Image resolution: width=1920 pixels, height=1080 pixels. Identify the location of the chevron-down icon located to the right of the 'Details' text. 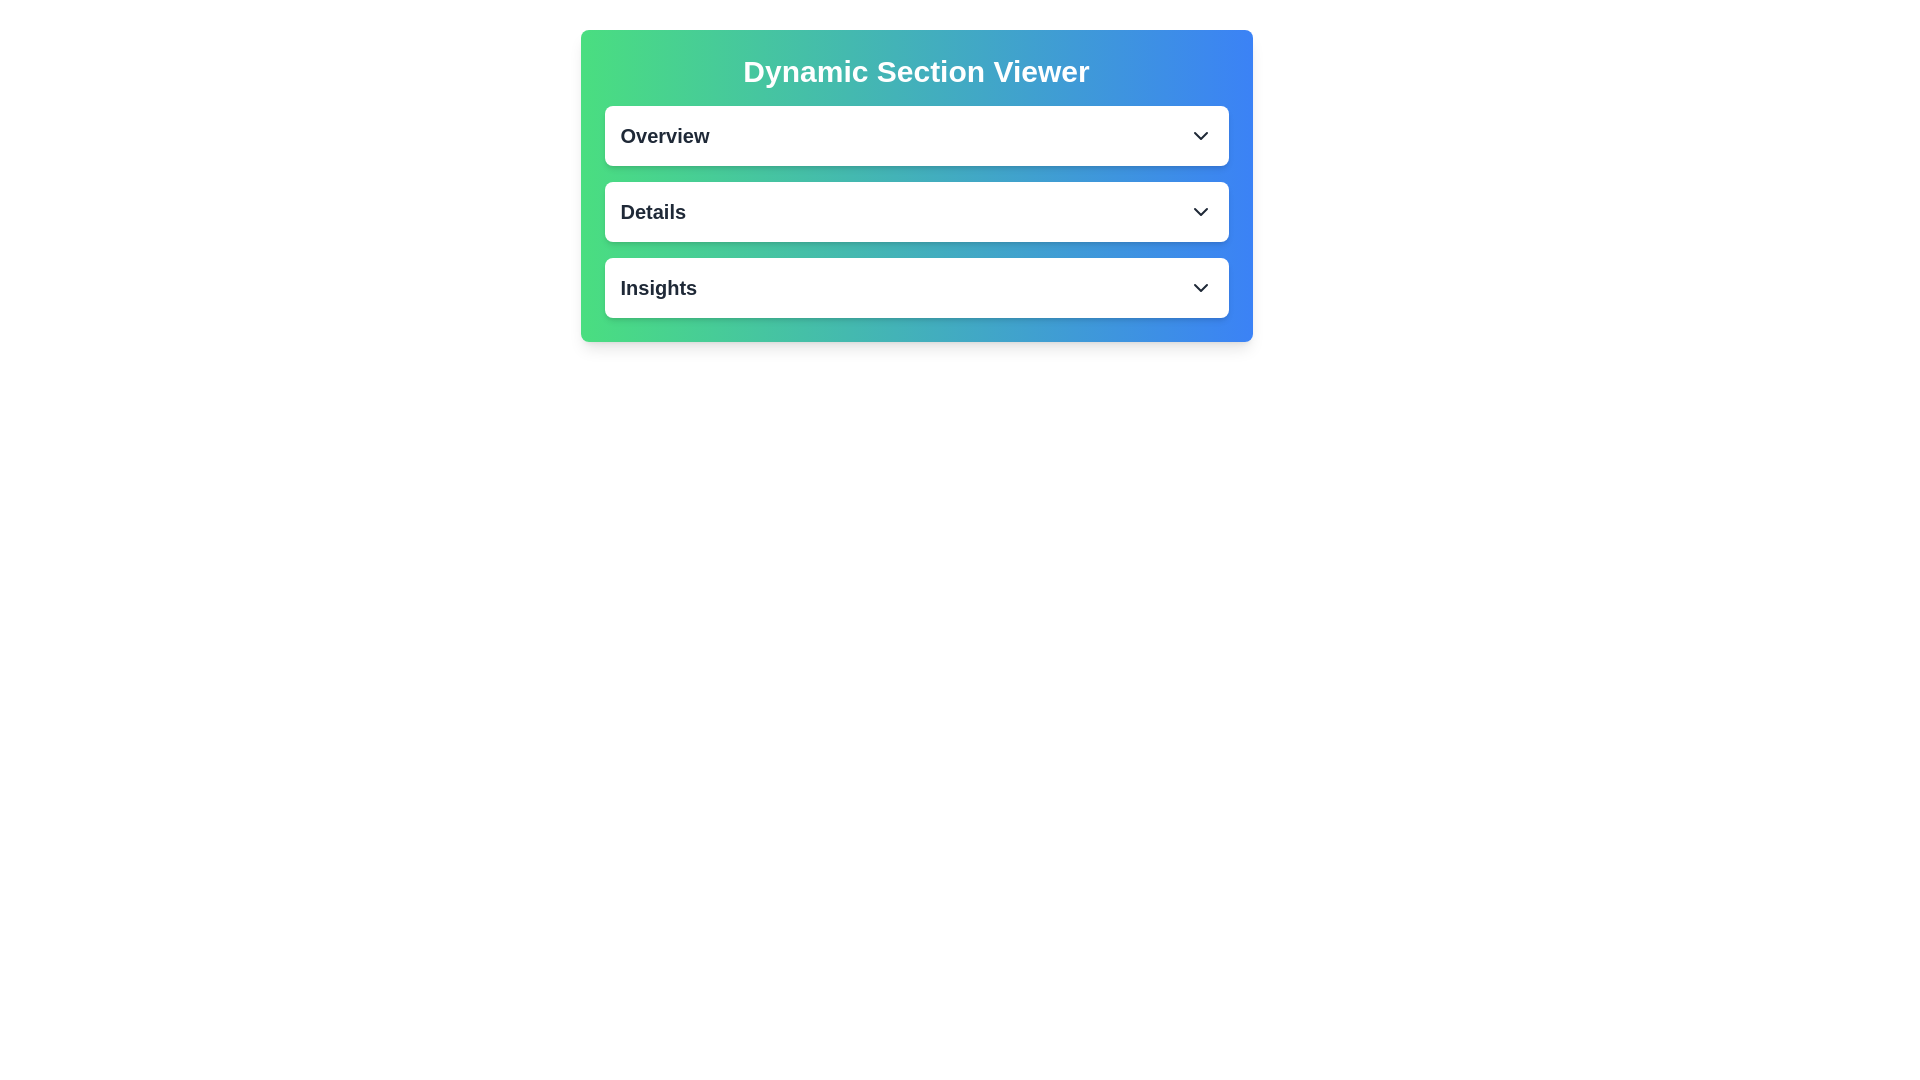
(1200, 212).